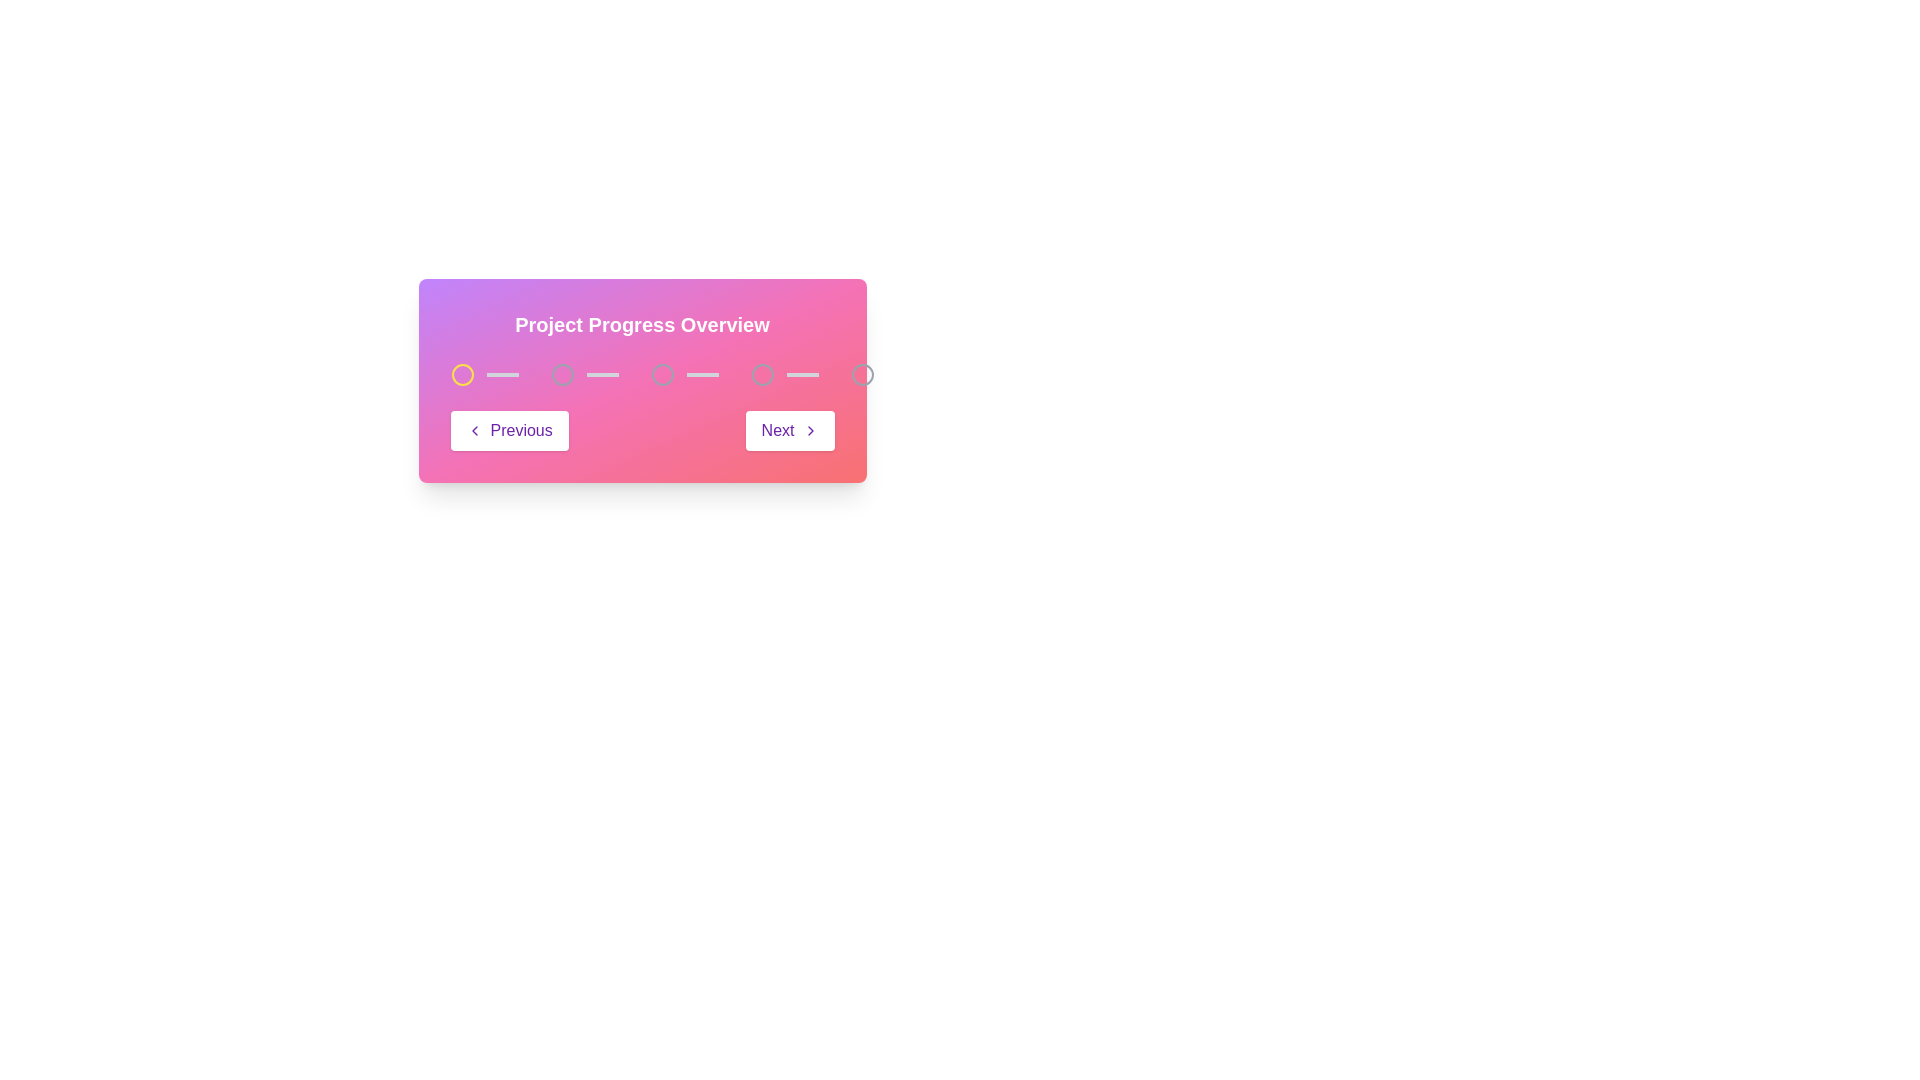 This screenshot has width=1920, height=1080. What do you see at coordinates (761, 374) in the screenshot?
I see `the fourth circular marker in the progress indicator, which is an SVG Circle with a gray stroke and transparent fill, located above the 'Previous' and 'Next' buttons` at bounding box center [761, 374].